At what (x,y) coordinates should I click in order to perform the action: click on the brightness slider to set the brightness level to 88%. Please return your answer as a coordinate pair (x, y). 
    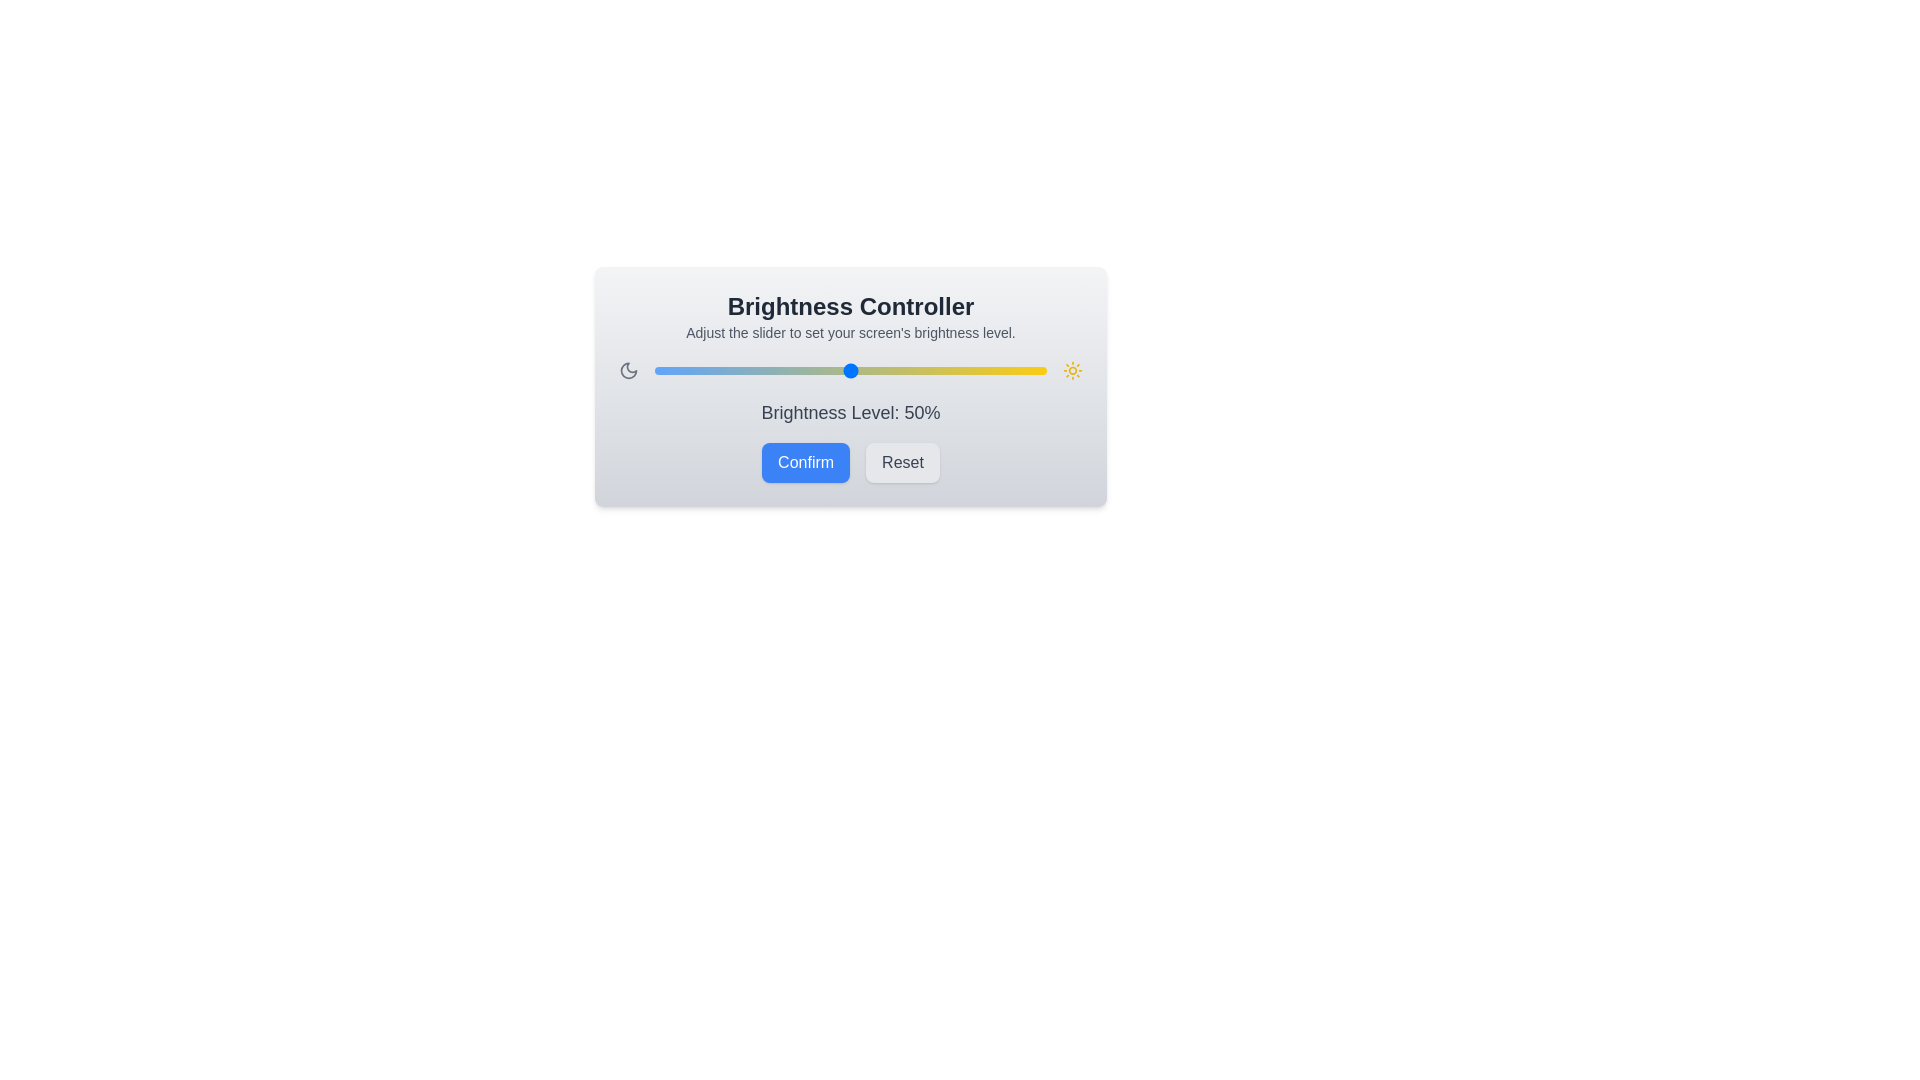
    Looking at the image, I should click on (999, 370).